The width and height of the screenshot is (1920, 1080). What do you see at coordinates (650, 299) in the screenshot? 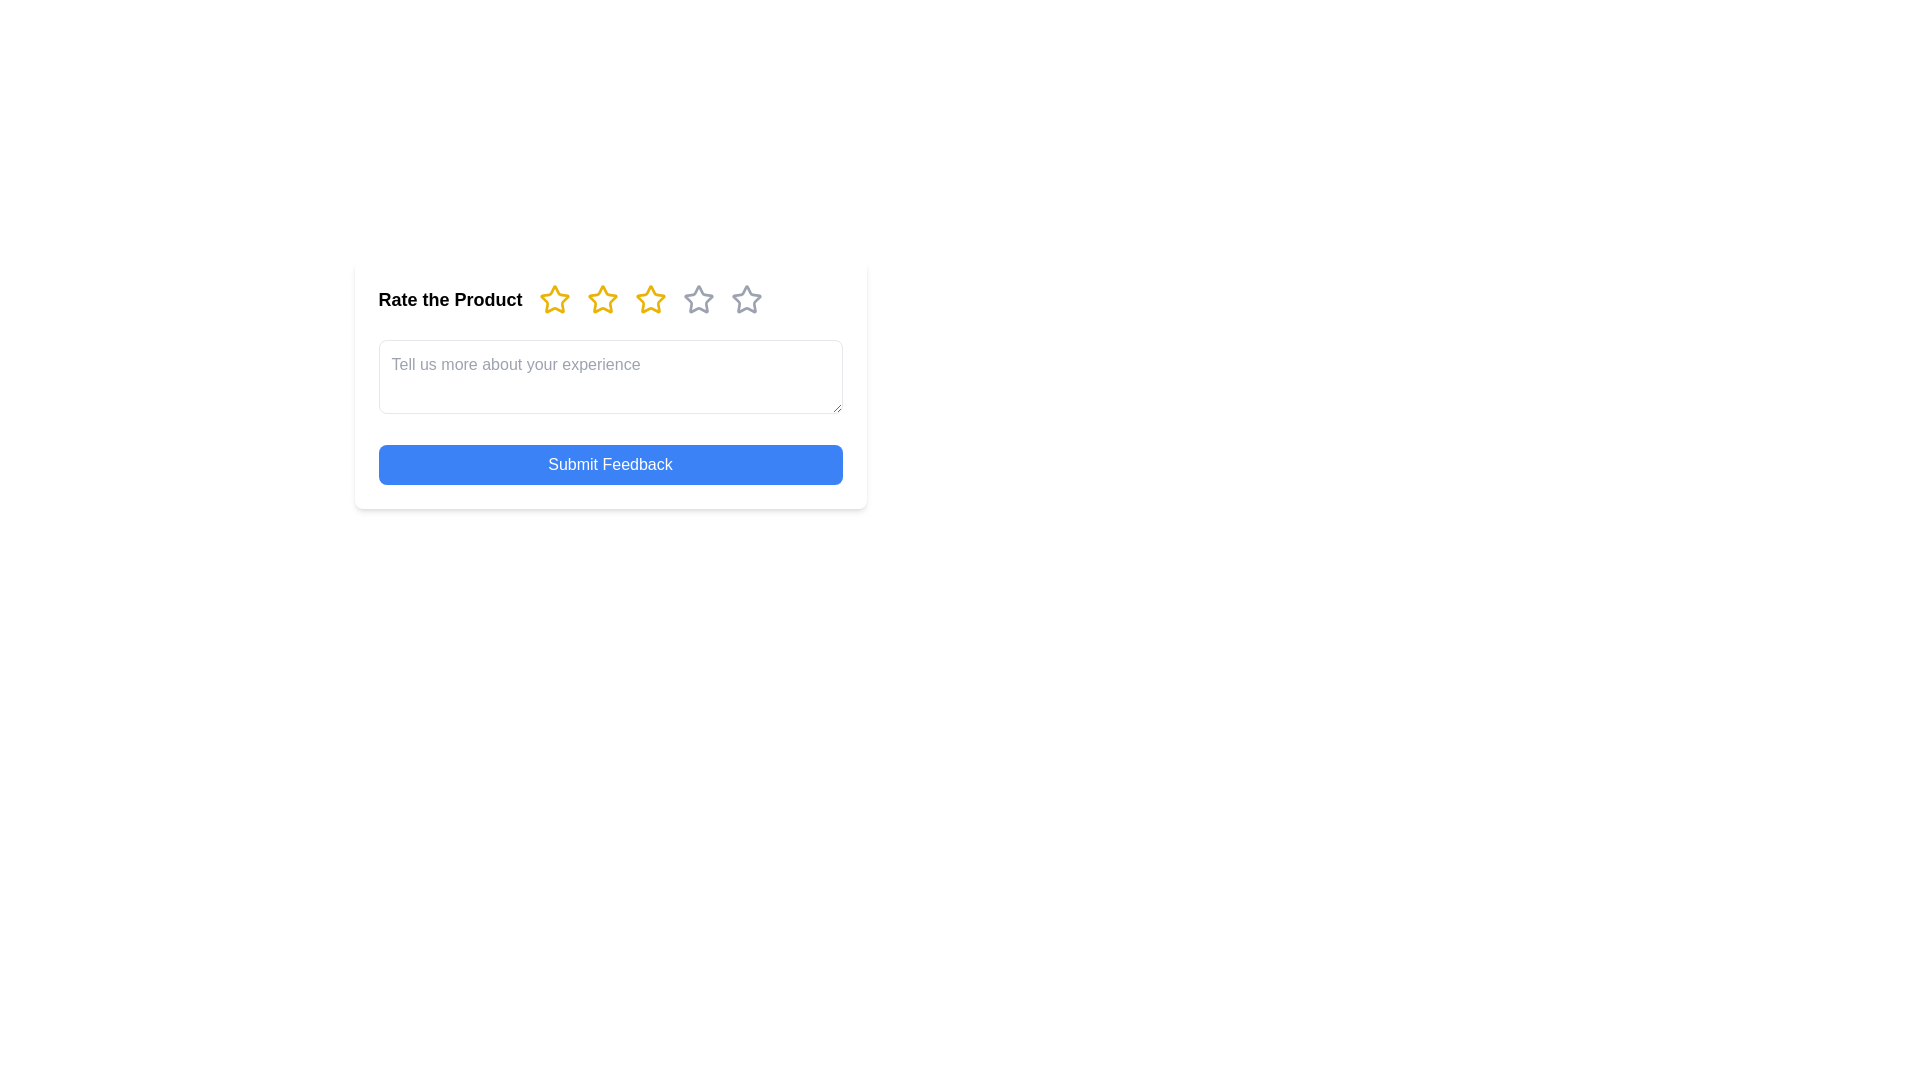
I see `the third star icon in the rating system located below 'Rate the Product' and above the text input field for feedback` at bounding box center [650, 299].